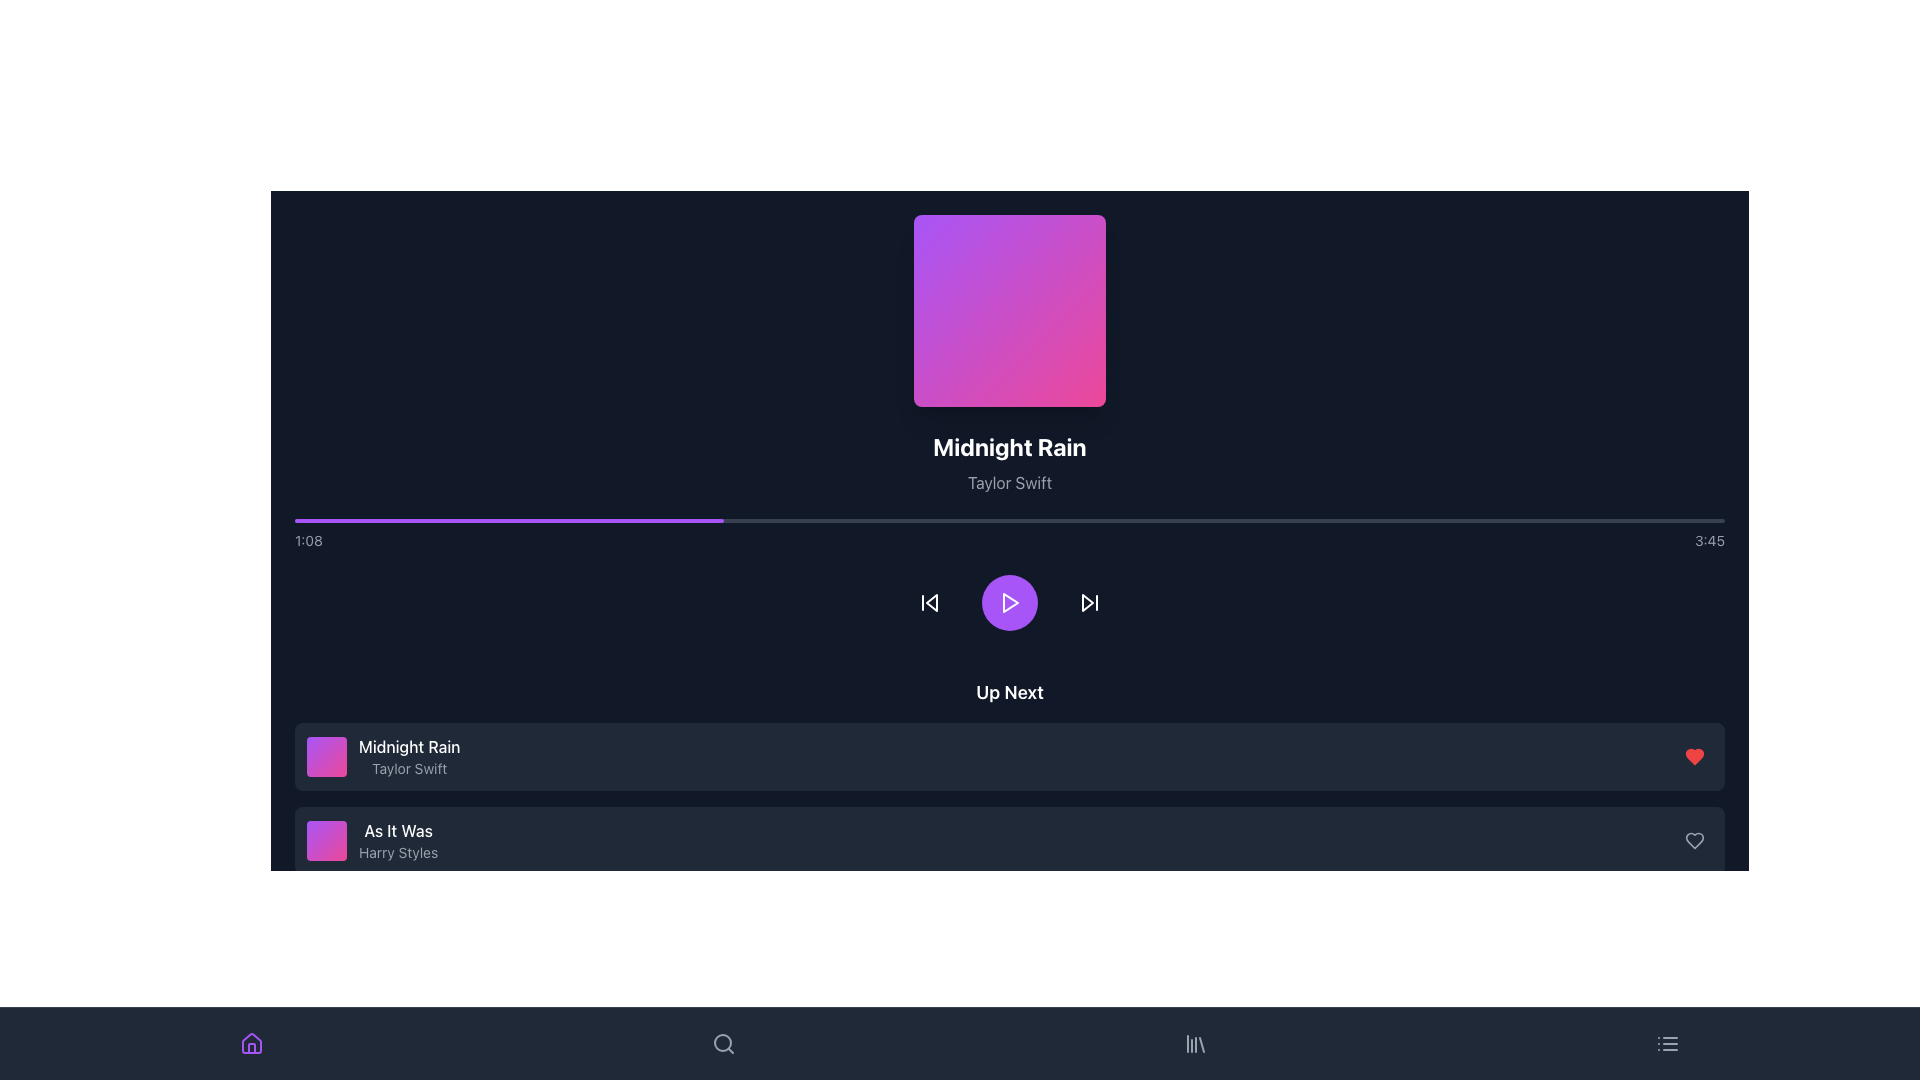 The image size is (1920, 1080). What do you see at coordinates (642, 519) in the screenshot?
I see `the progress bar` at bounding box center [642, 519].